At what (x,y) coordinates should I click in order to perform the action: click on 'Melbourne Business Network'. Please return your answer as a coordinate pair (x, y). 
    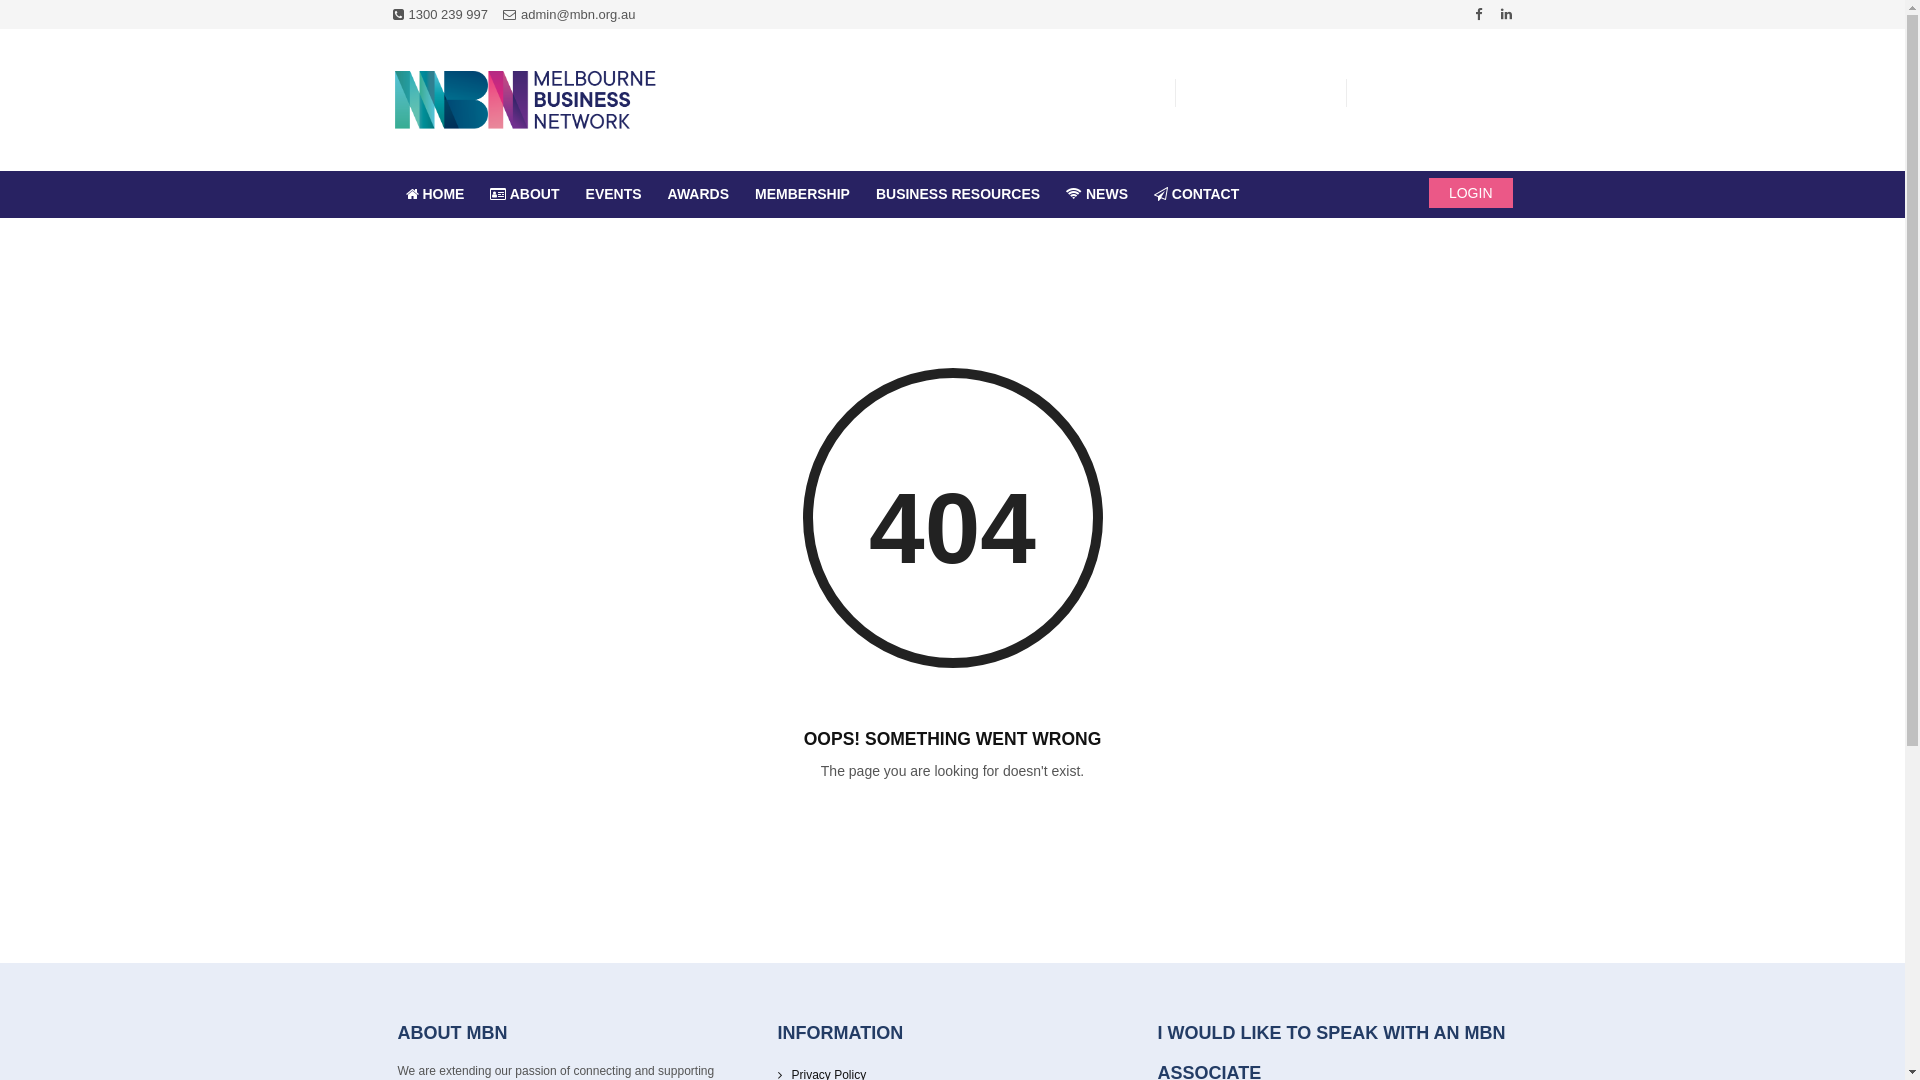
    Looking at the image, I should click on (523, 100).